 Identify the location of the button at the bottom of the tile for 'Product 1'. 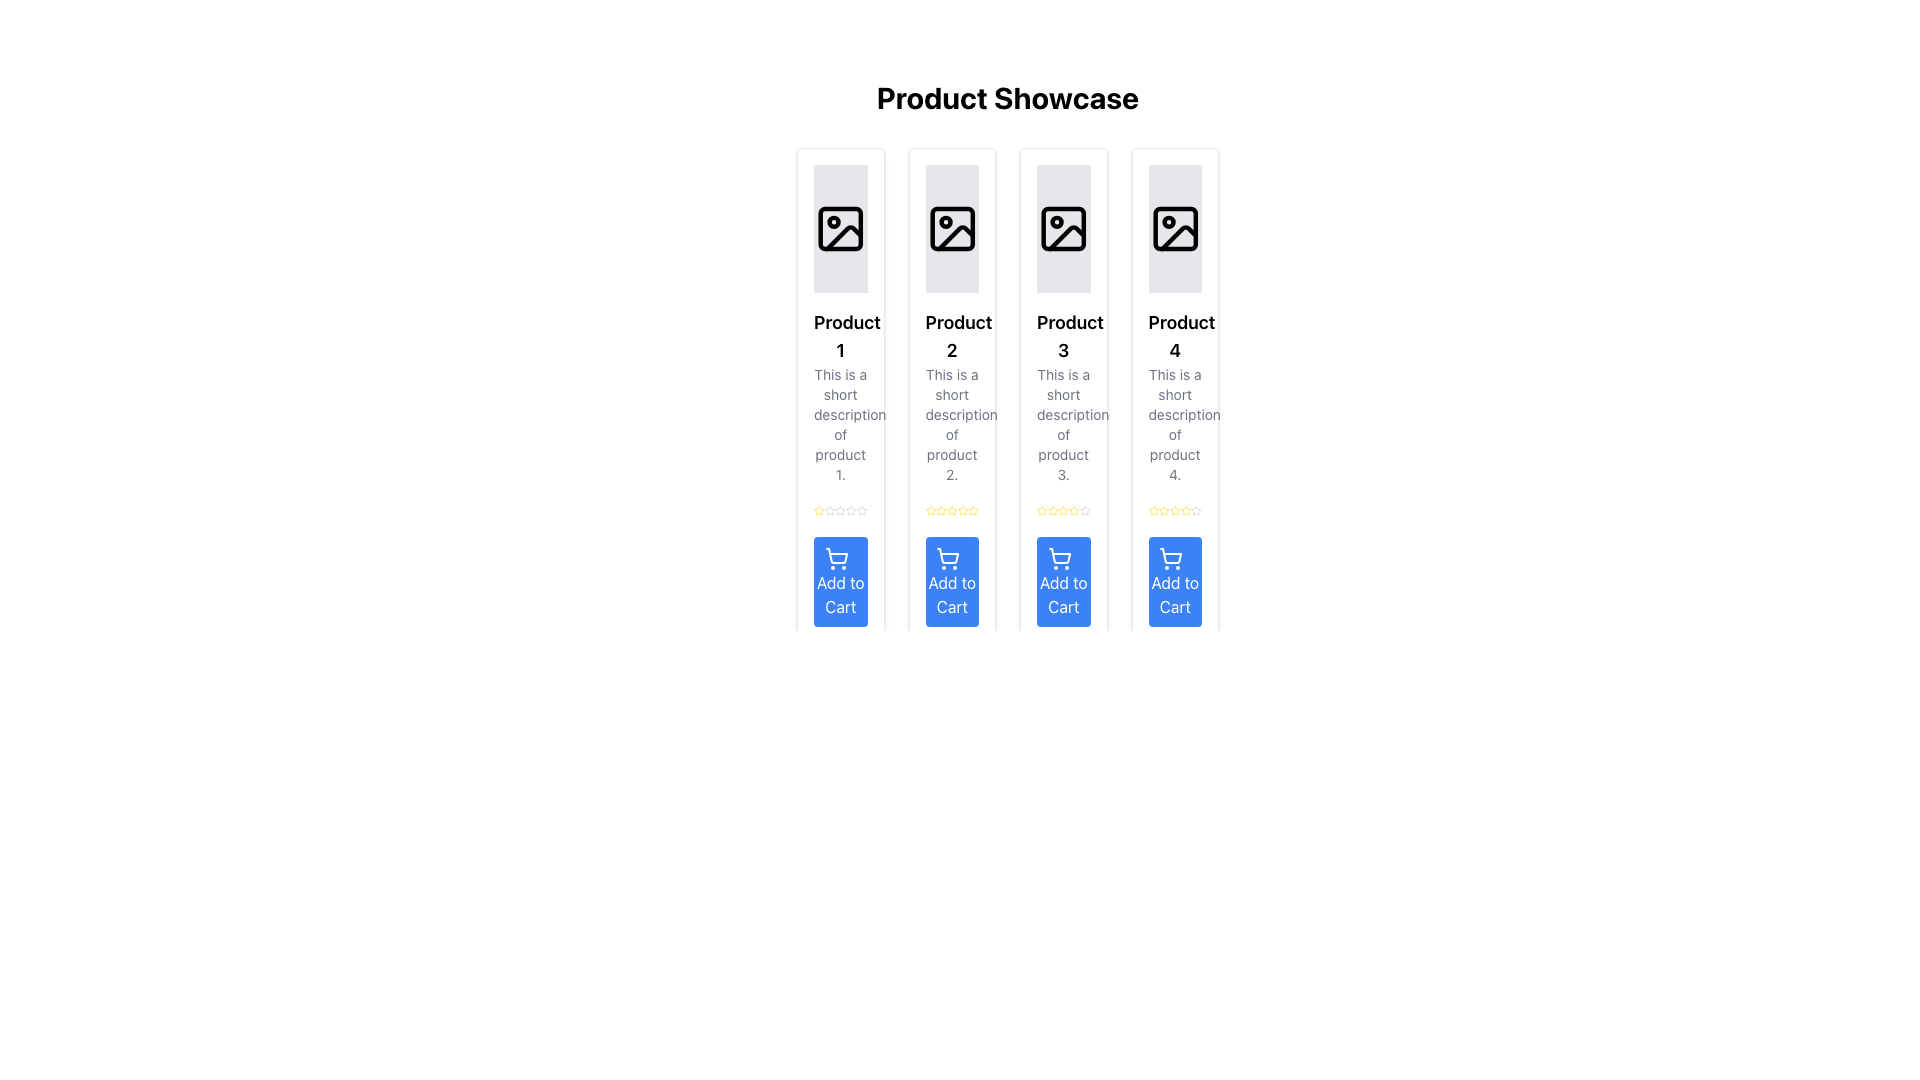
(840, 581).